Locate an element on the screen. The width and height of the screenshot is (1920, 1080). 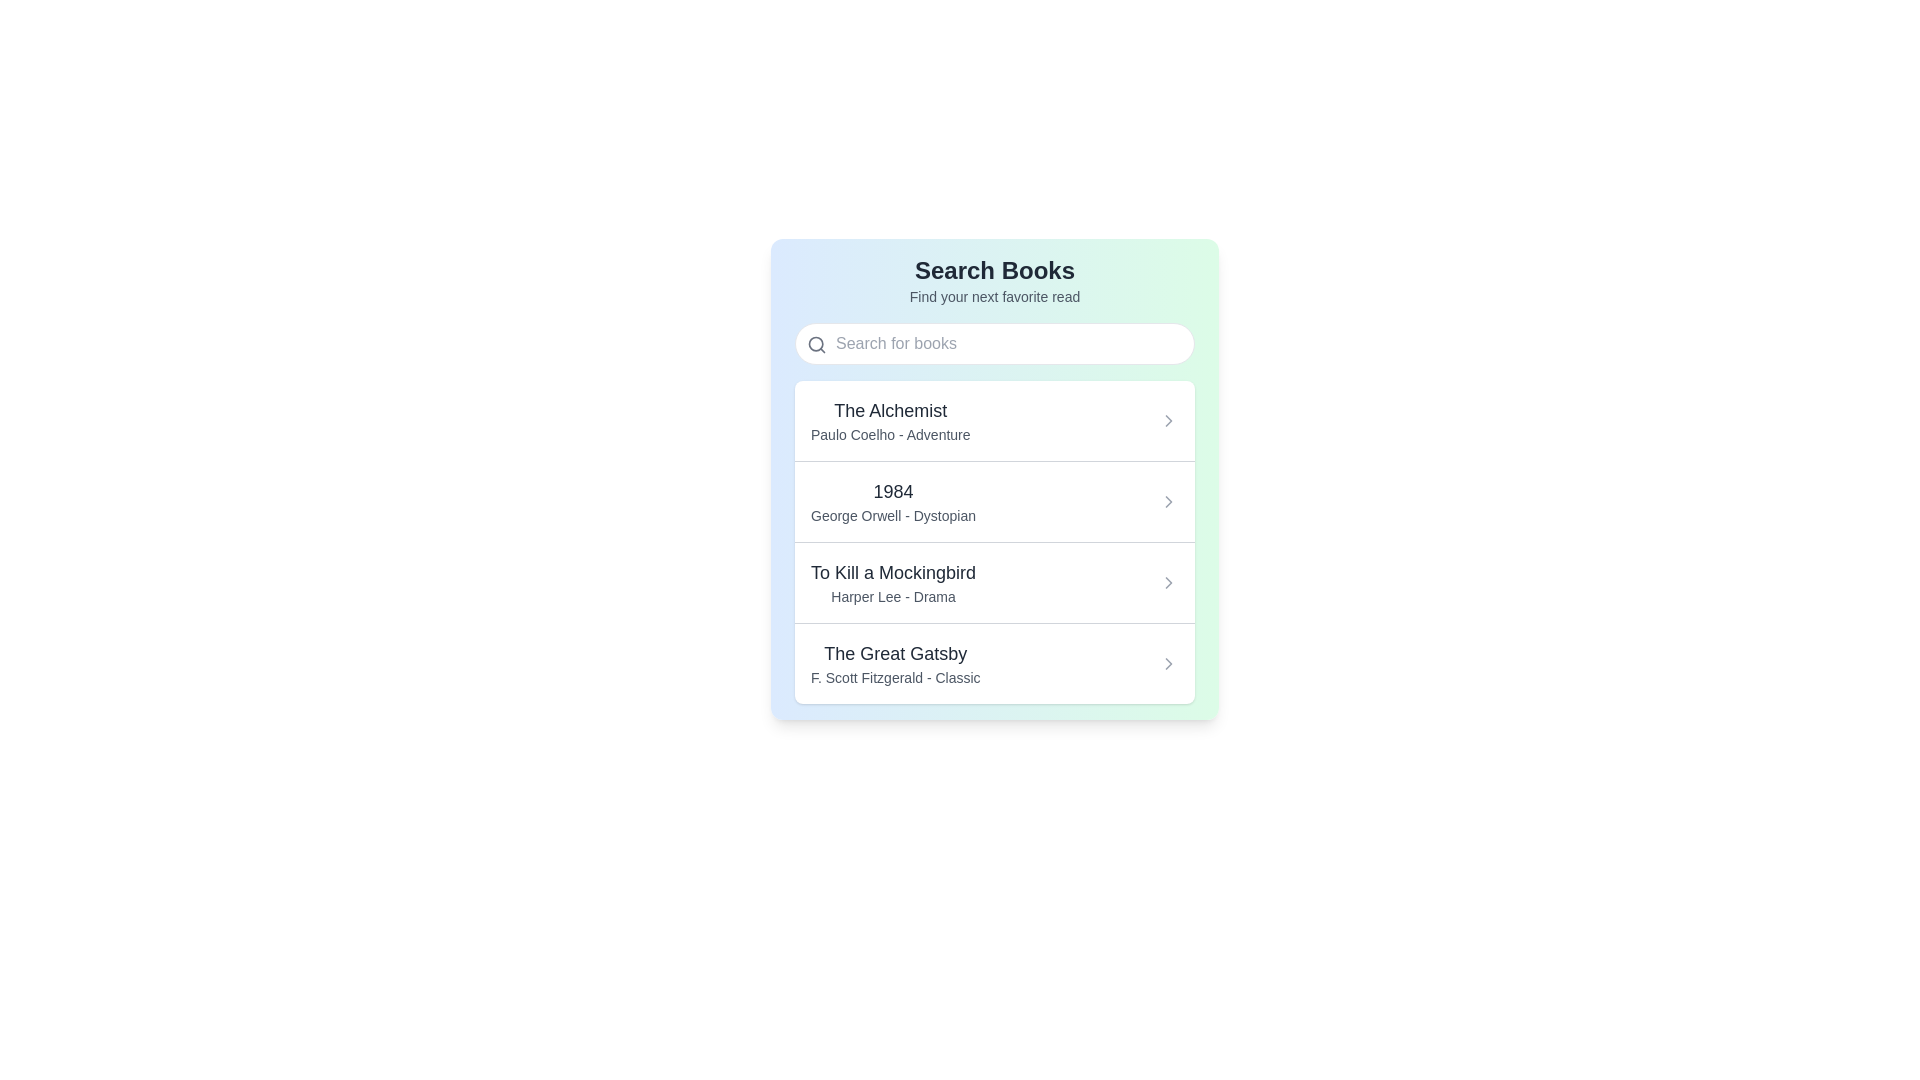
the bold, dark gray text header displaying 'Search Books' at the top of the search interface is located at coordinates (994, 270).